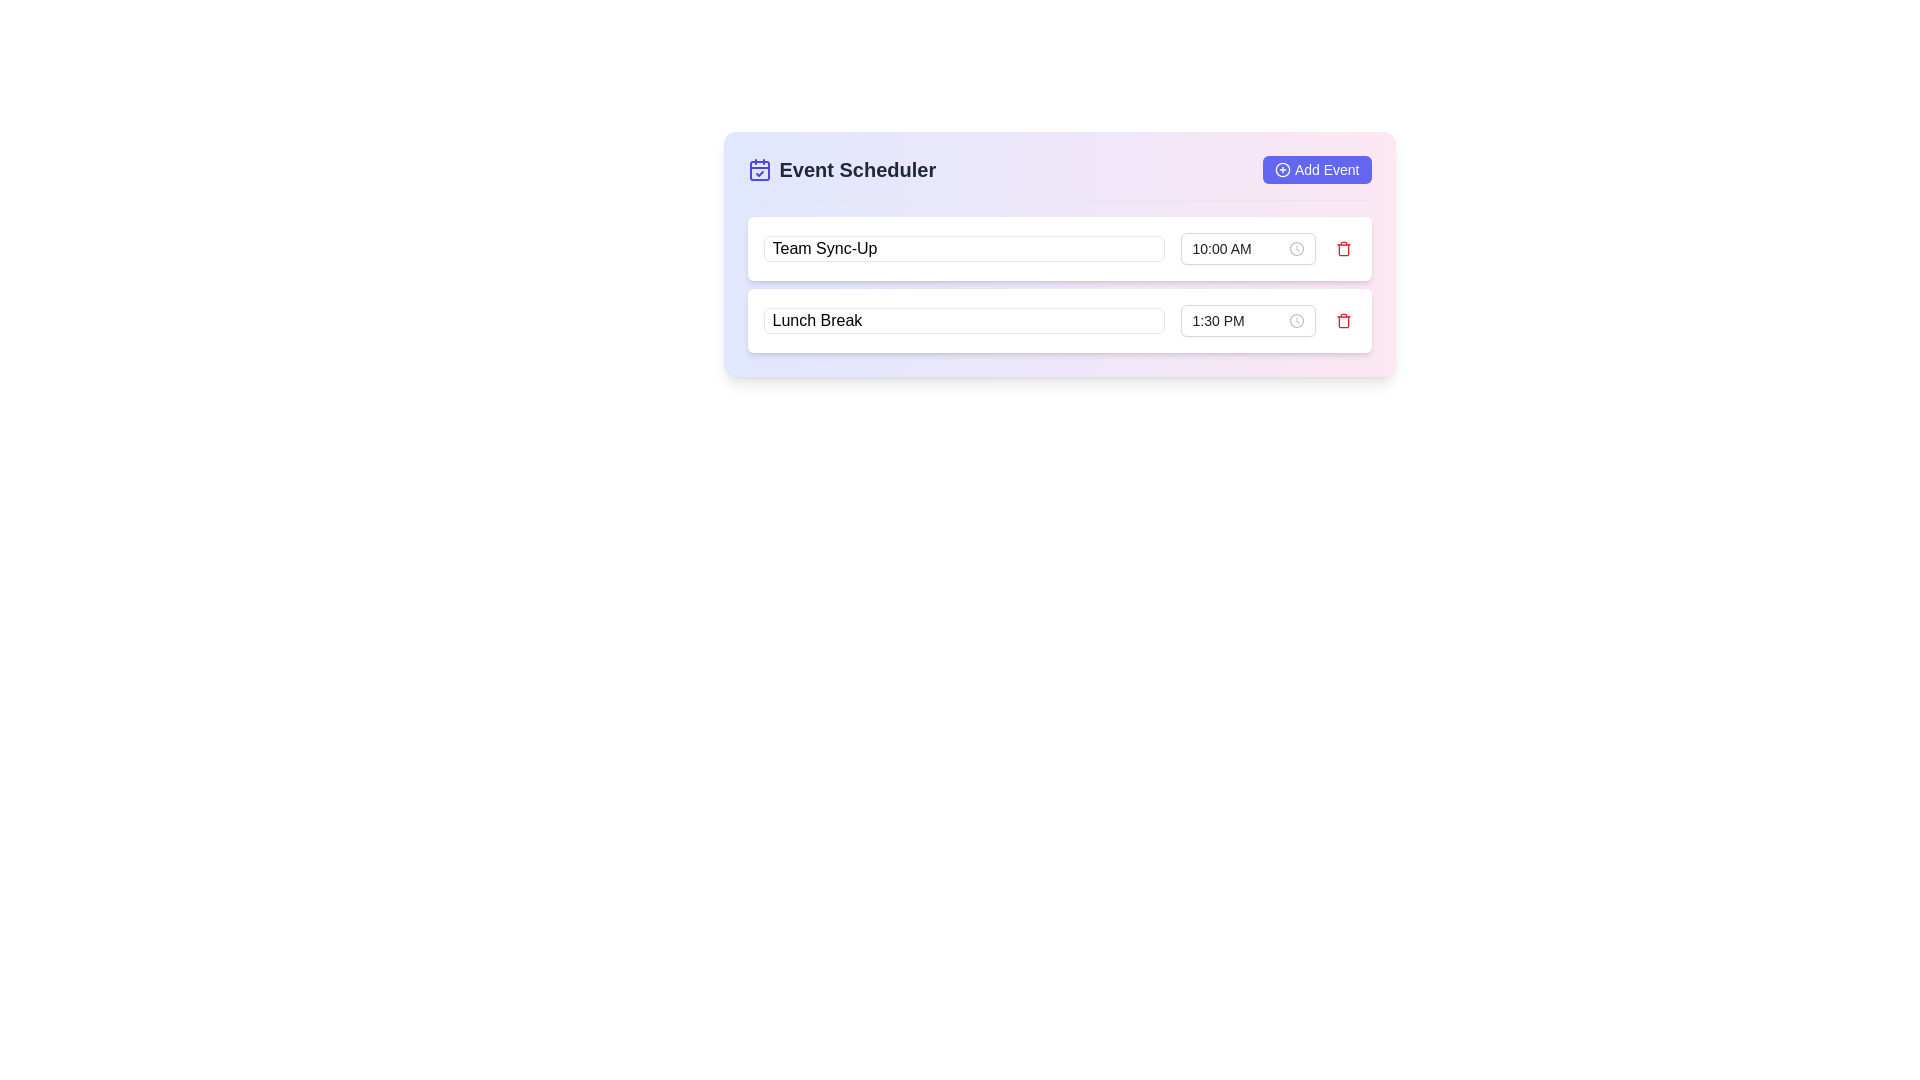 This screenshot has height=1080, width=1920. Describe the element at coordinates (1296, 319) in the screenshot. I see `the Clock icon, which is the suffix indicator for the time picker input located to the right of the time display input field labeled '1:30 PM'` at that location.